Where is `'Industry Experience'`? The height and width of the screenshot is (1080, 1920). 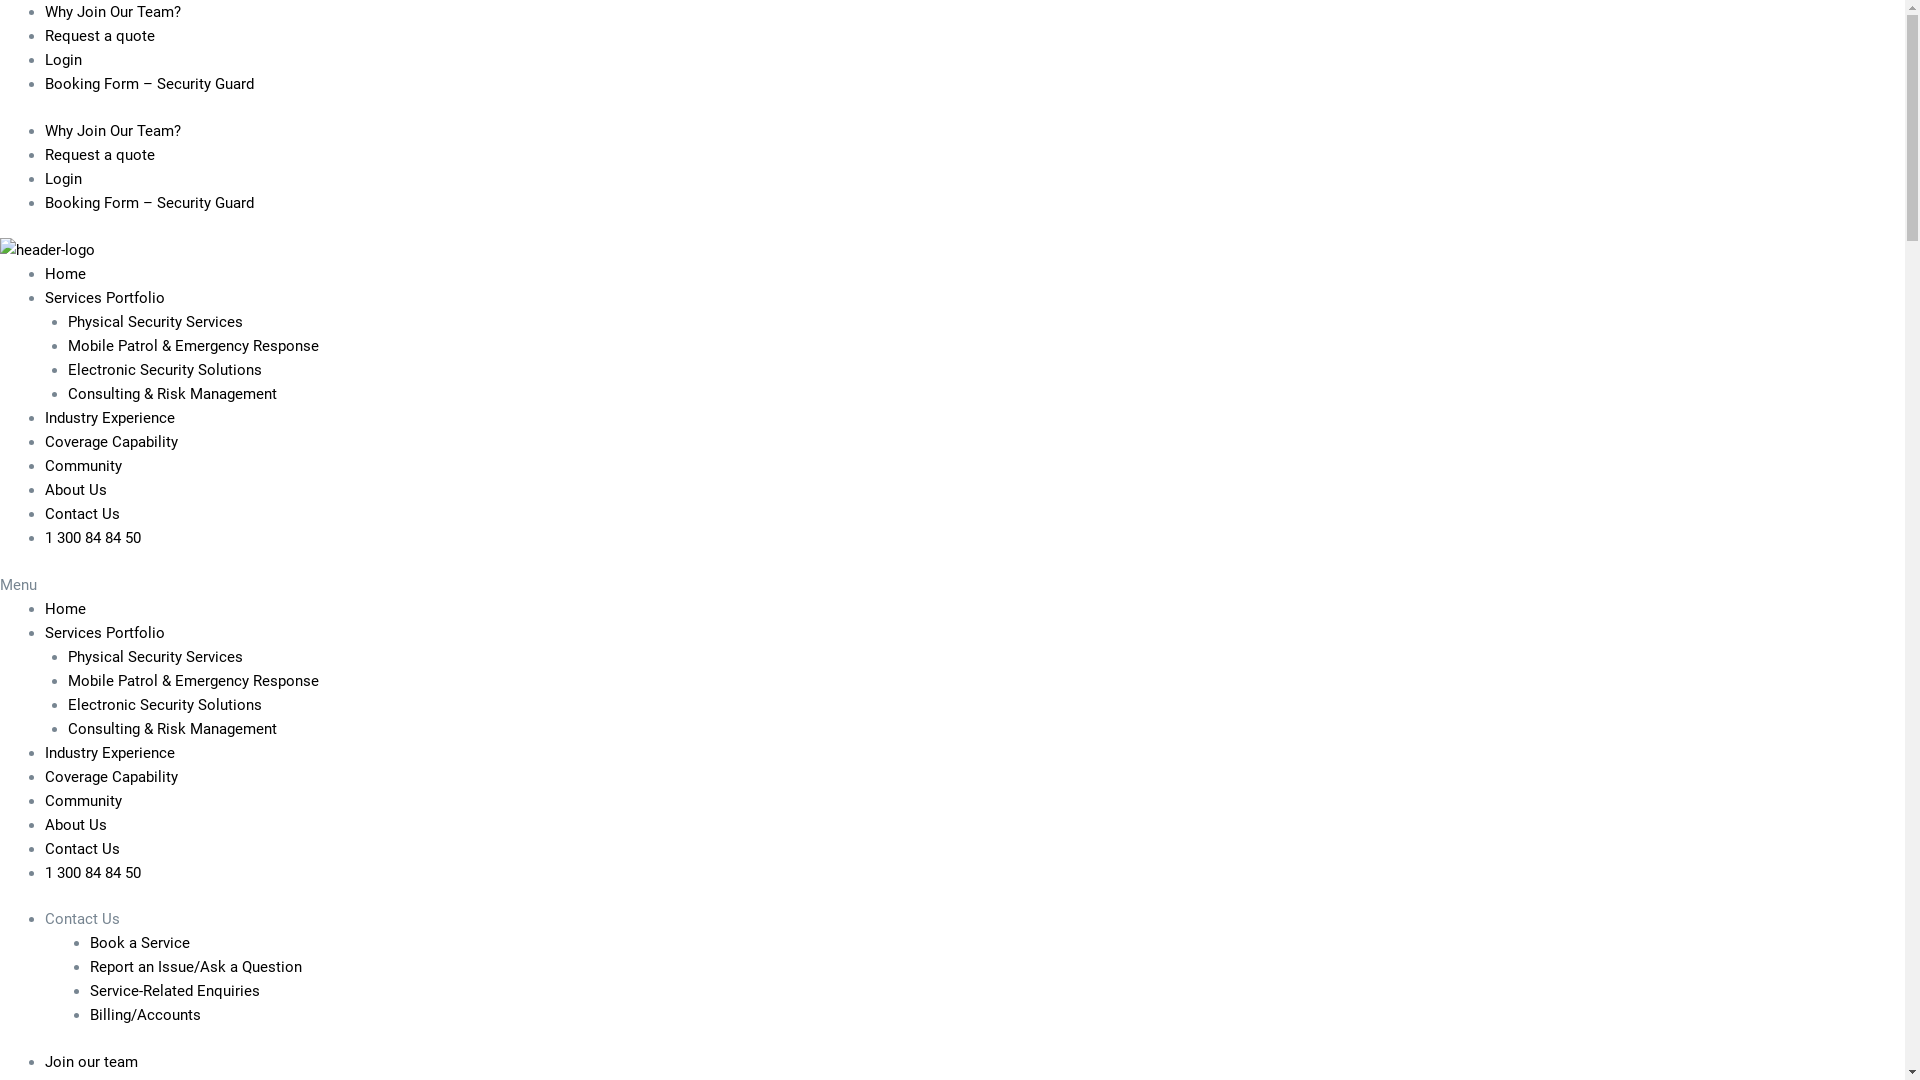 'Industry Experience' is located at coordinates (109, 752).